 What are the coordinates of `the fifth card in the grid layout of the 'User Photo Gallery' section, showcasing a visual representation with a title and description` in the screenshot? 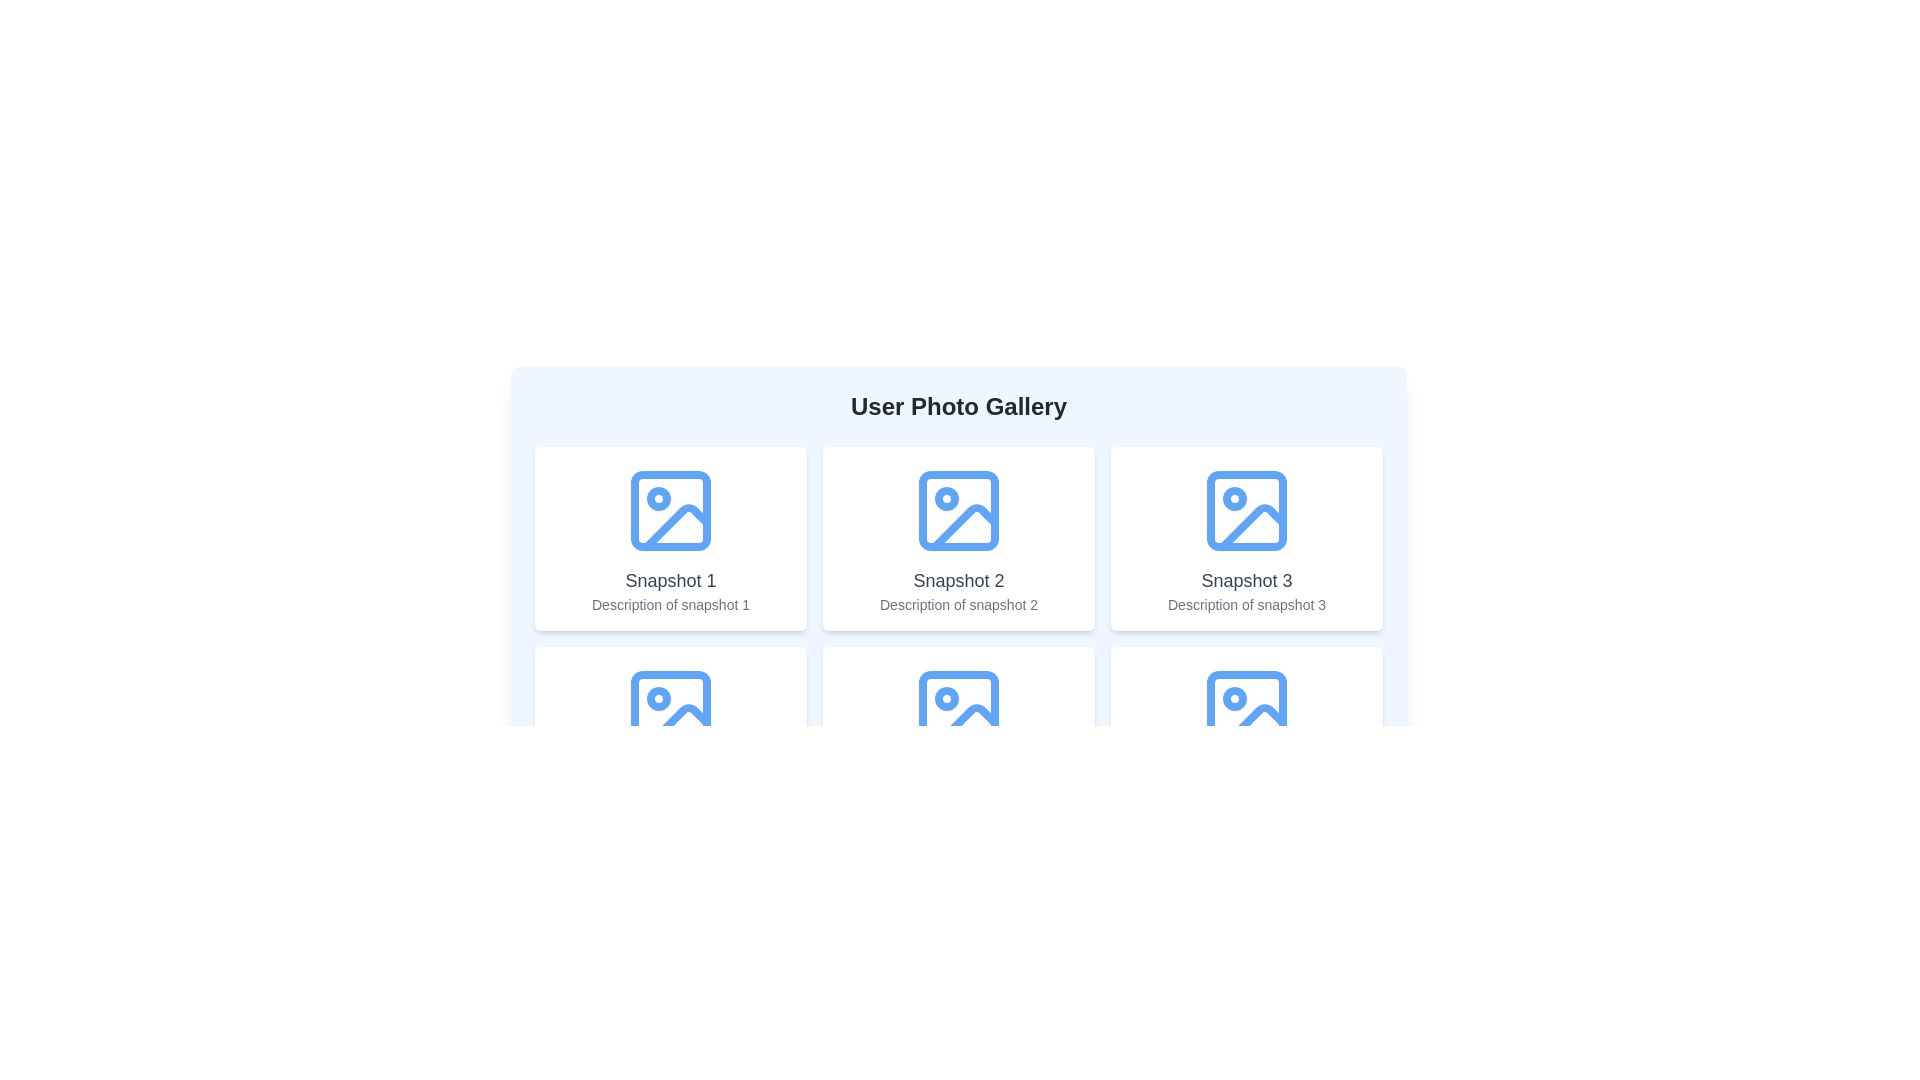 It's located at (958, 739).